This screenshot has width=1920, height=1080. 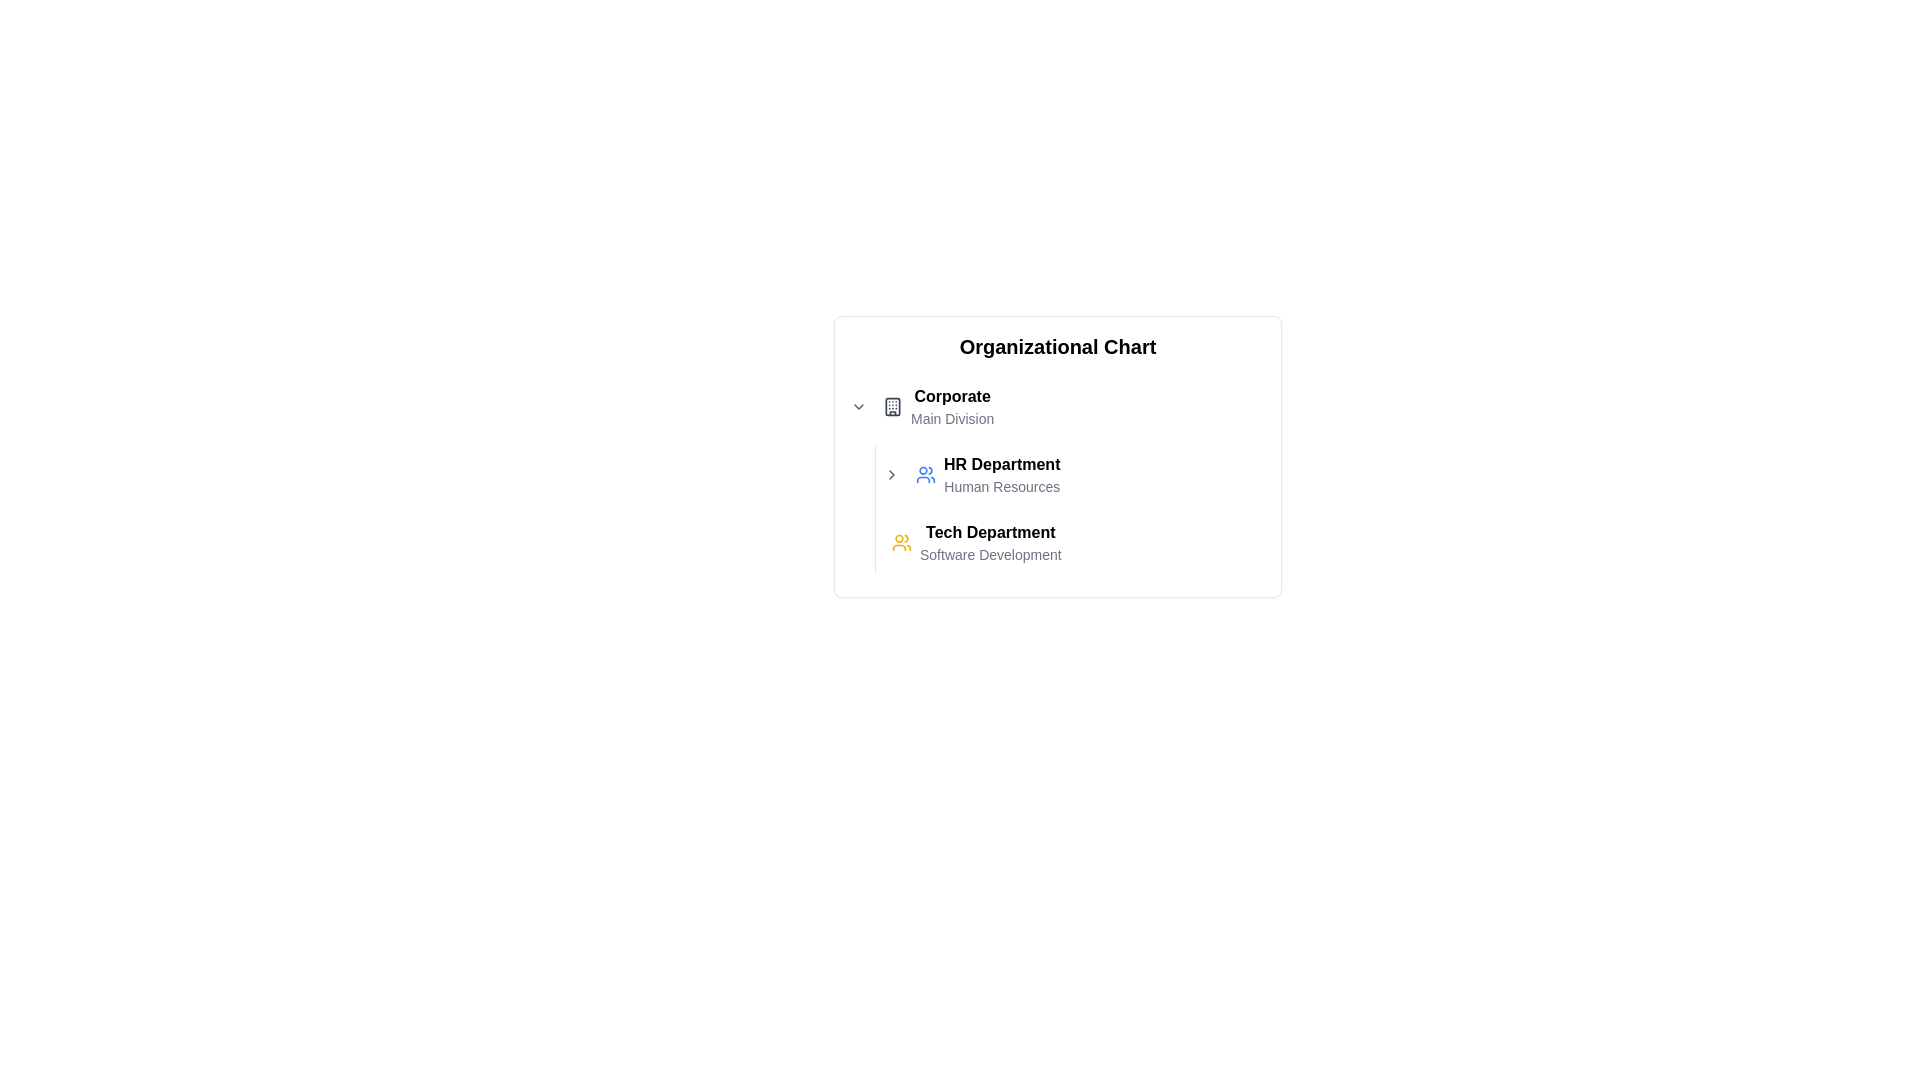 I want to click on the HR Department informational card in the organizational chart, so click(x=988, y=474).